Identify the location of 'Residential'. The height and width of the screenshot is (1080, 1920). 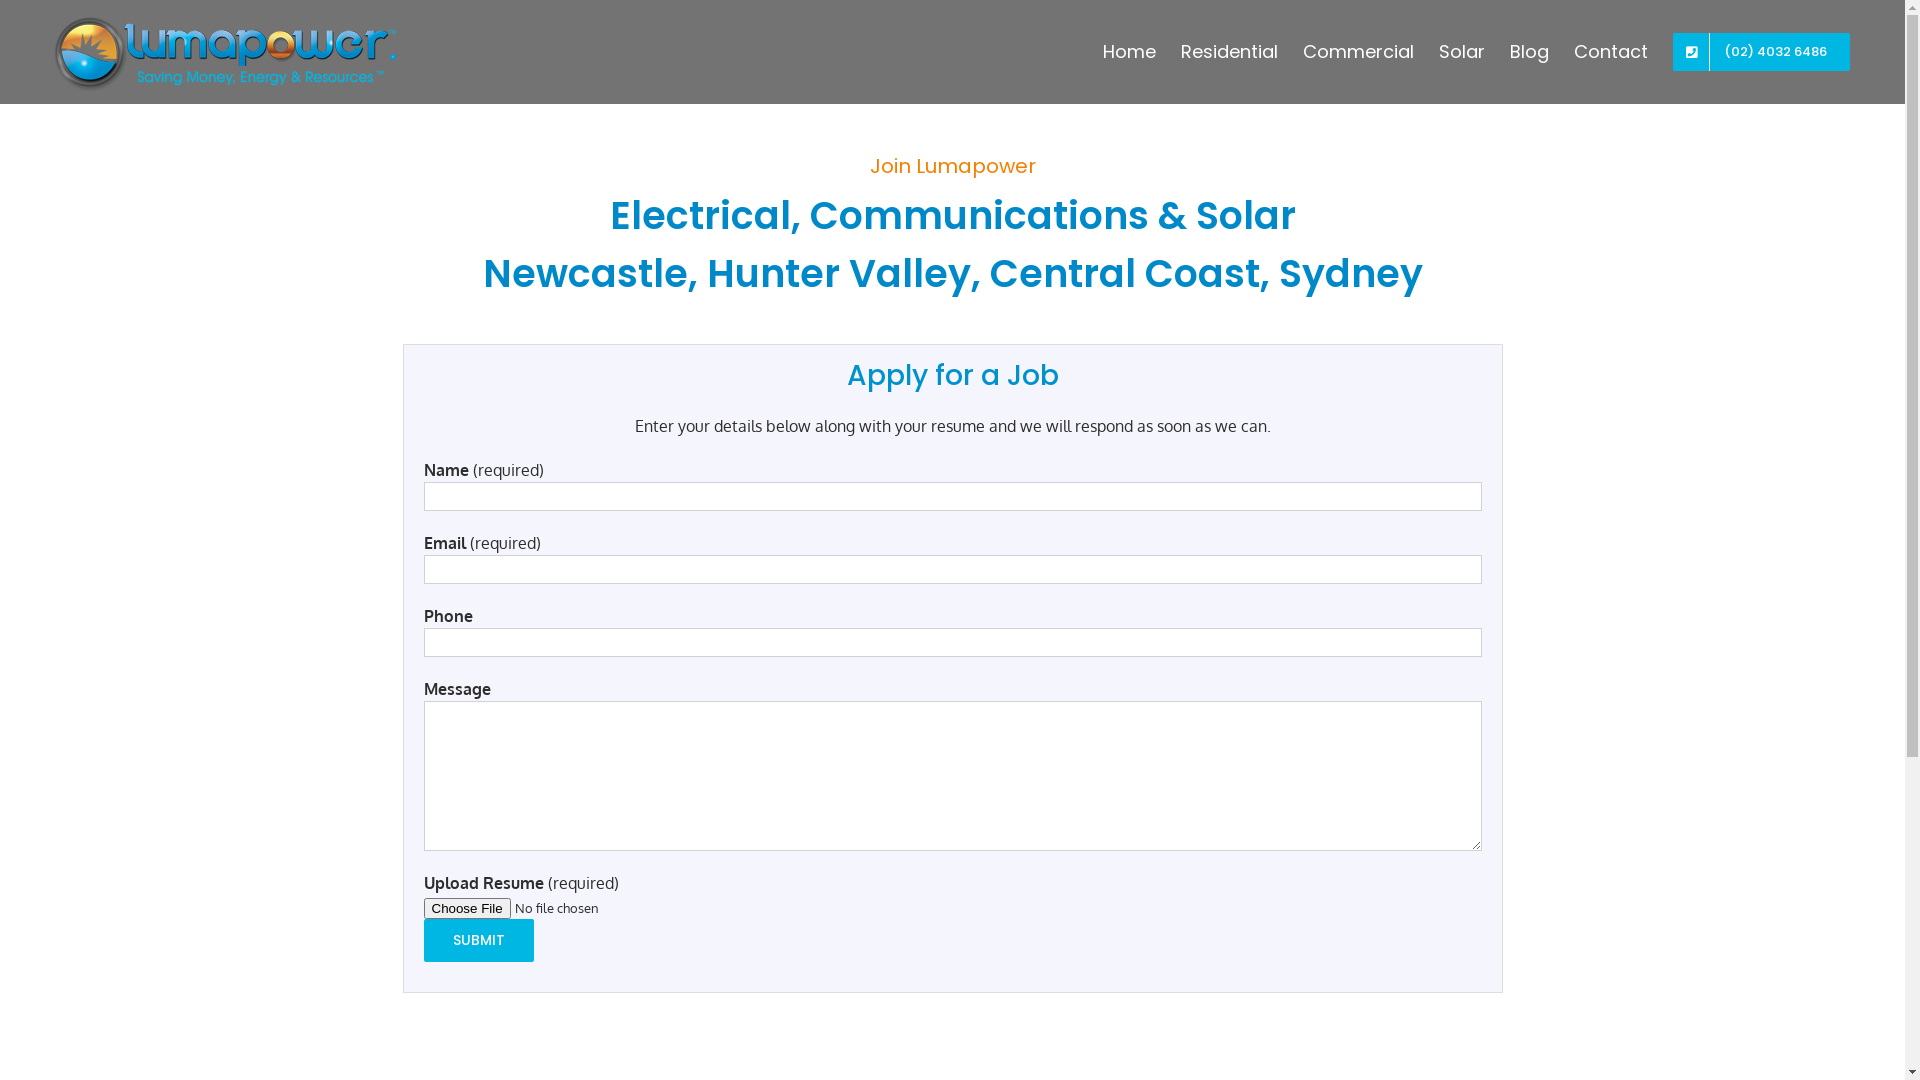
(1228, 50).